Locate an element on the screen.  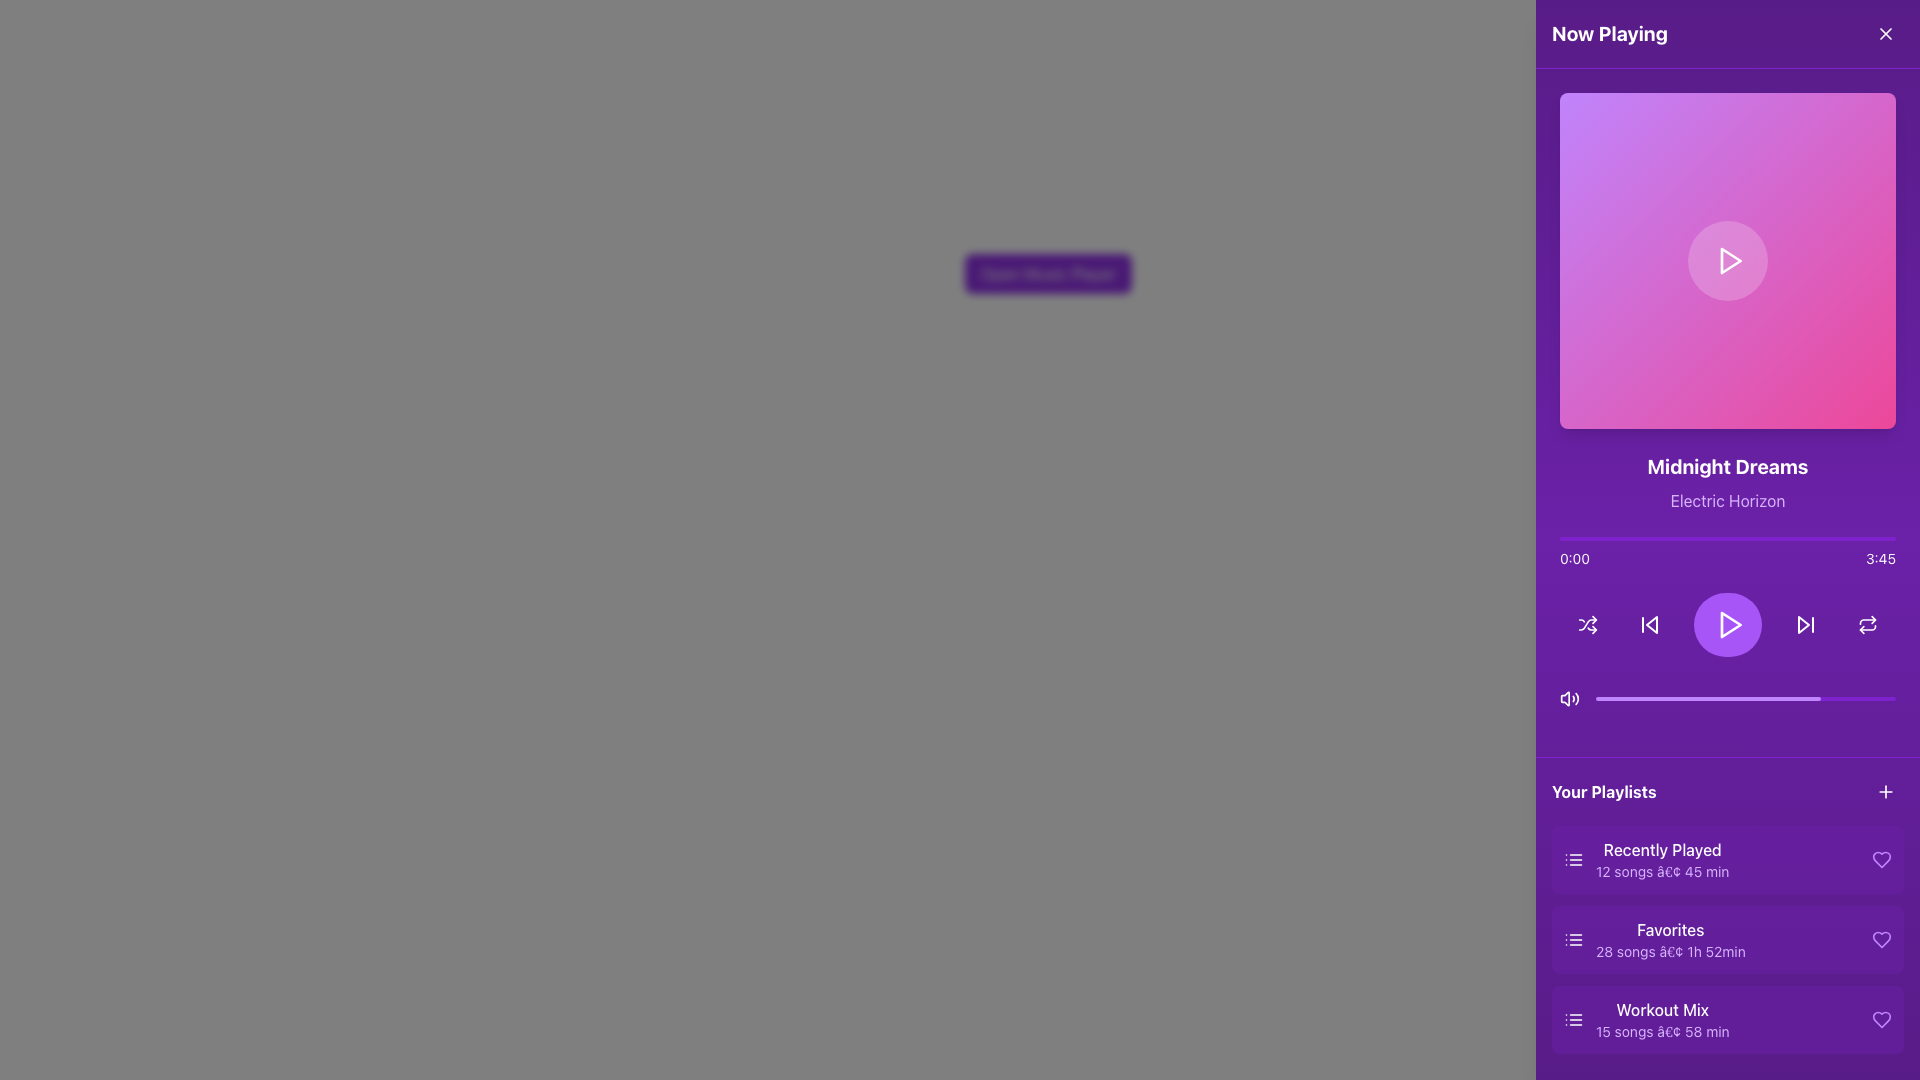
the 'Workout Mix' playlist icon located leftmost in the 'Your Playlists' section is located at coordinates (1573, 1019).